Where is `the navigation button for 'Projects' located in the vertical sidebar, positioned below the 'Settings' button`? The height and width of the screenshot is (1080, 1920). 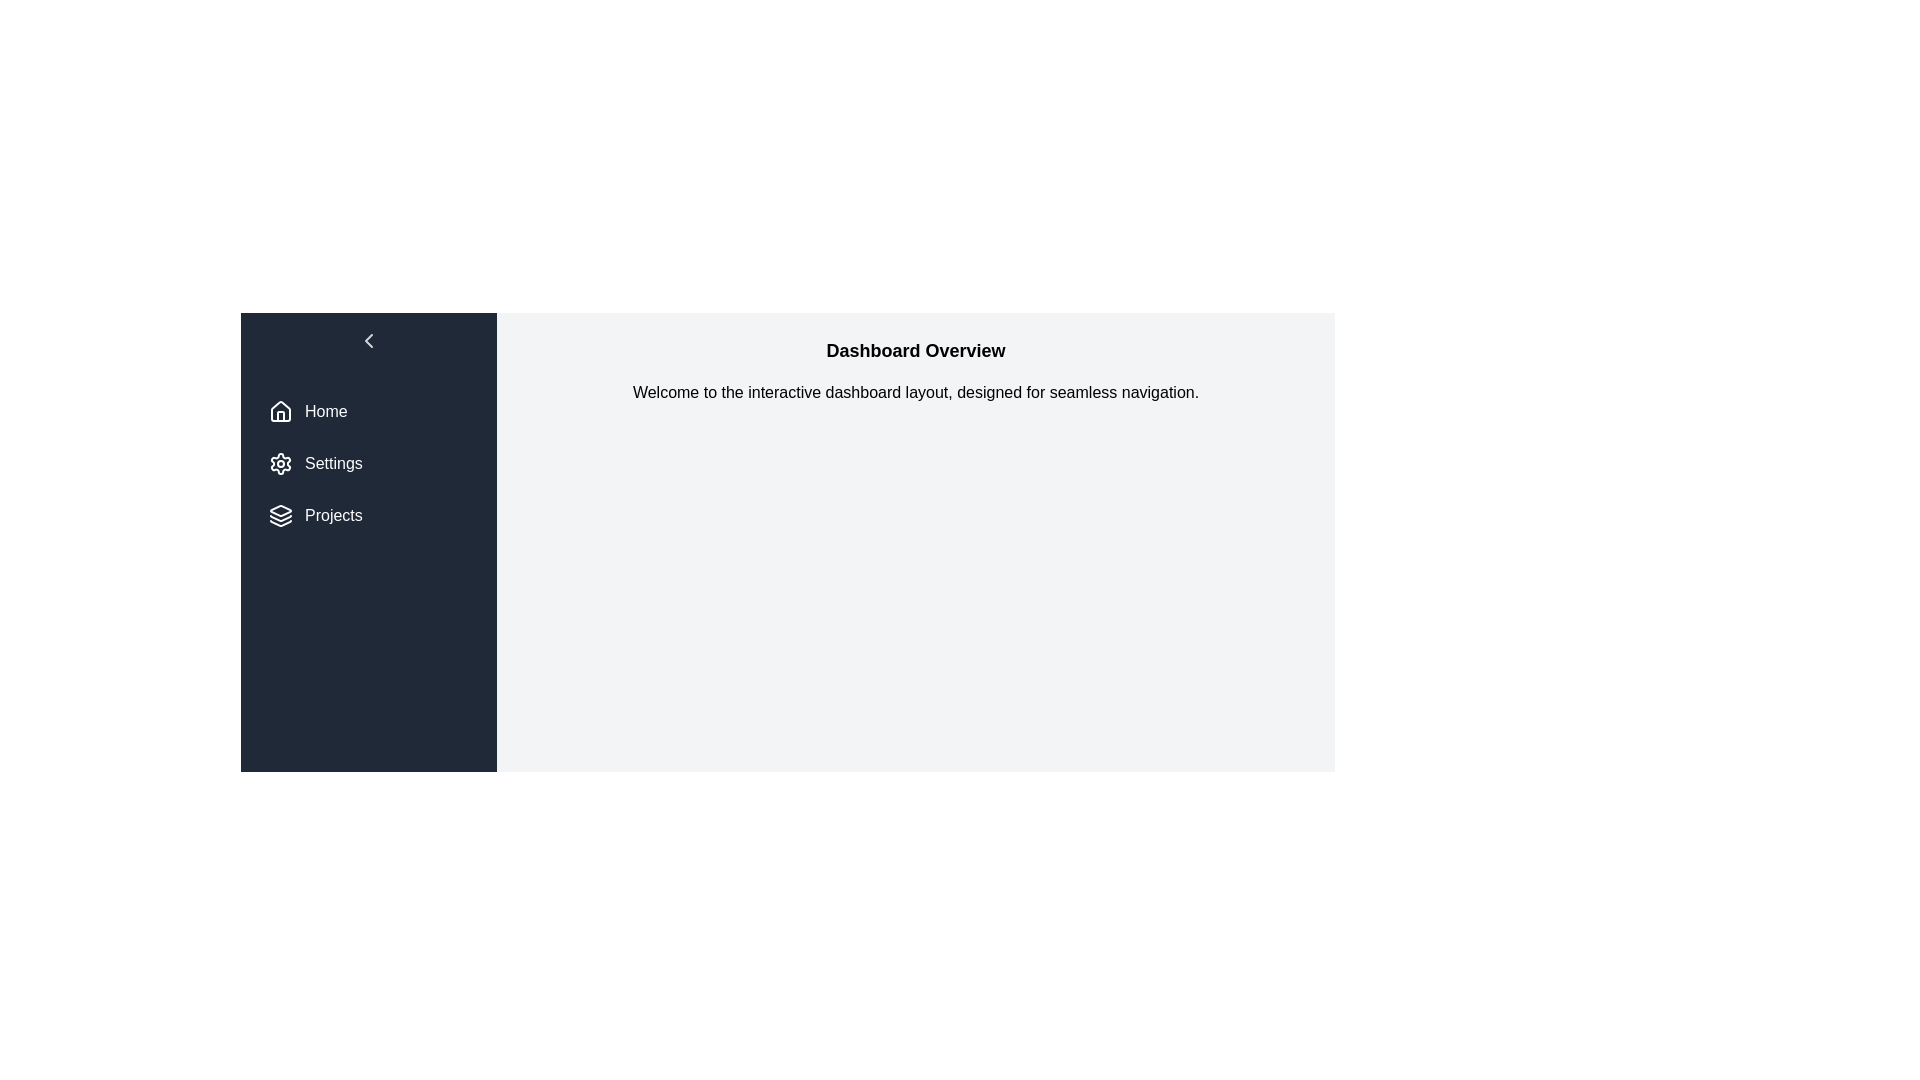 the navigation button for 'Projects' located in the vertical sidebar, positioned below the 'Settings' button is located at coordinates (369, 515).